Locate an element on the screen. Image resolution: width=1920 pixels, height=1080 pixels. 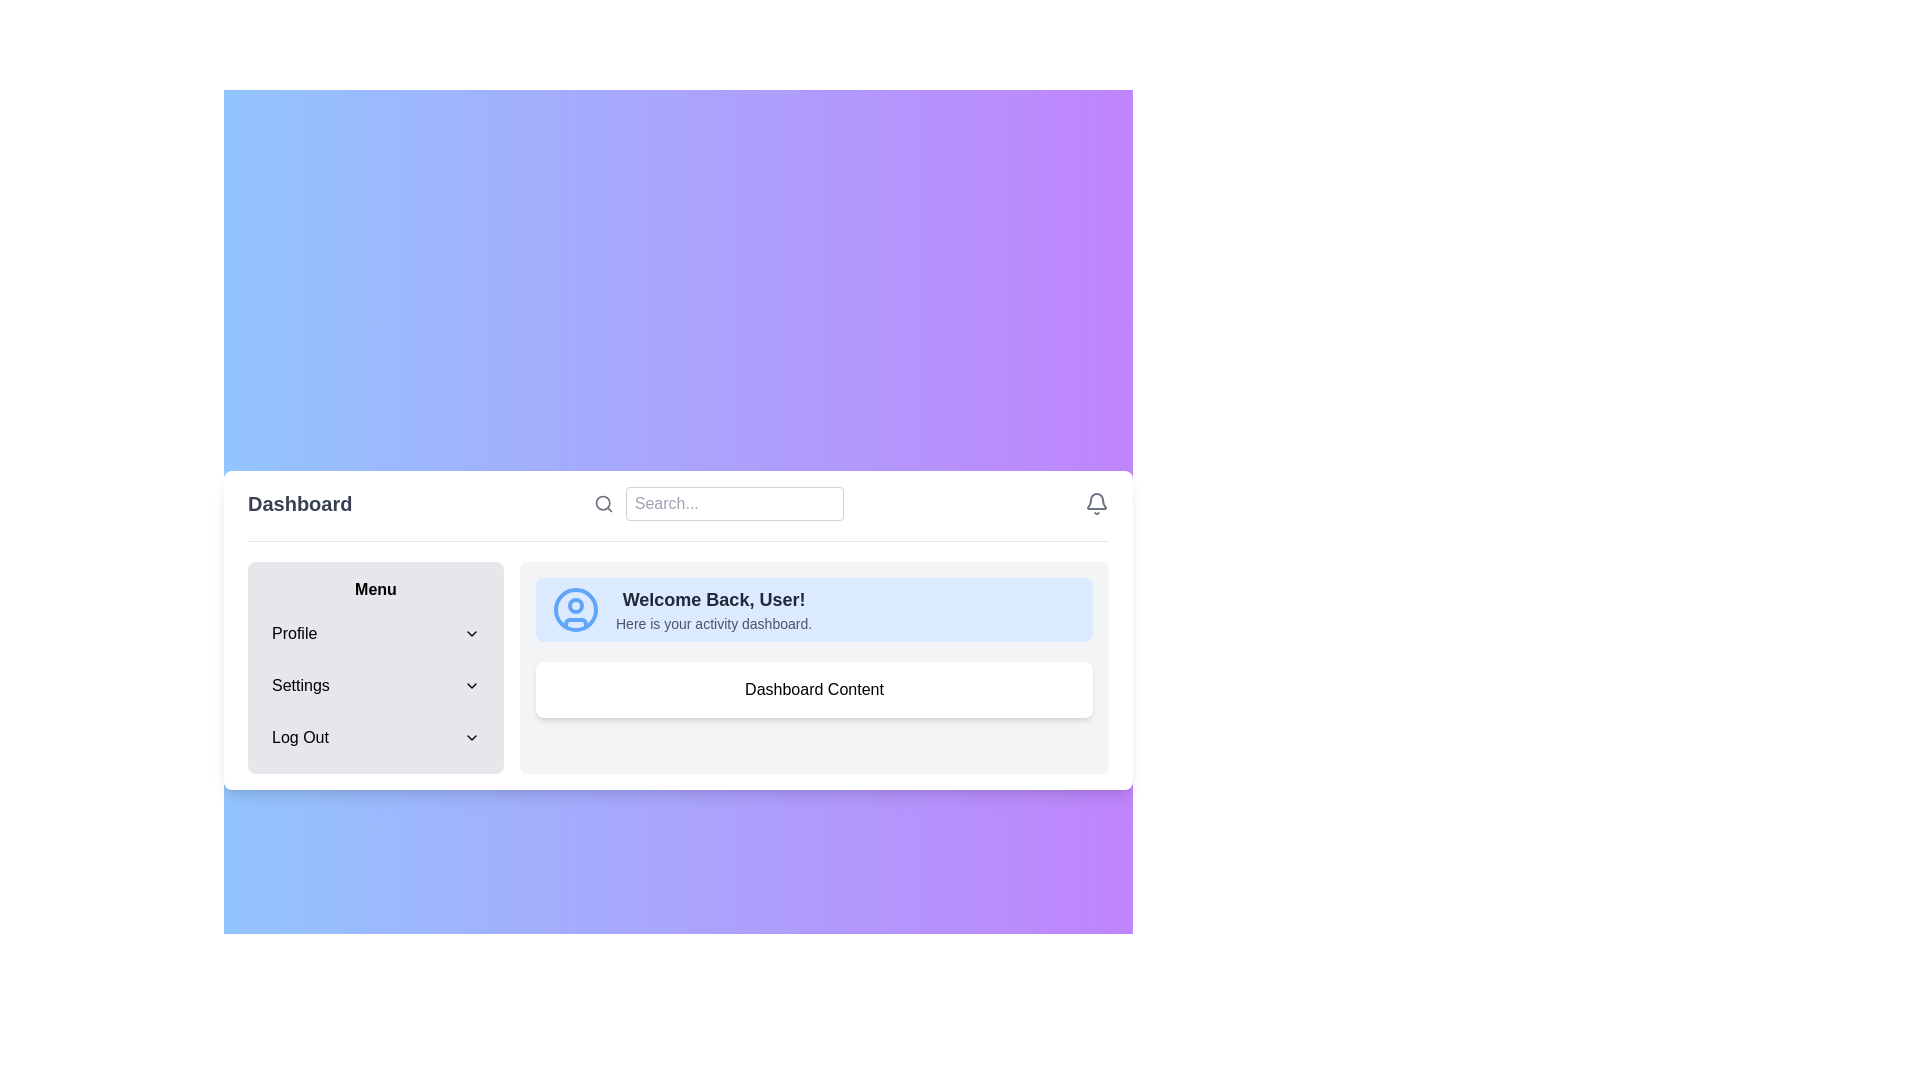
the downward-facing chevron icon with a sleek black outline located in the top-right corner of the 'Profile' menu item is located at coordinates (470, 632).